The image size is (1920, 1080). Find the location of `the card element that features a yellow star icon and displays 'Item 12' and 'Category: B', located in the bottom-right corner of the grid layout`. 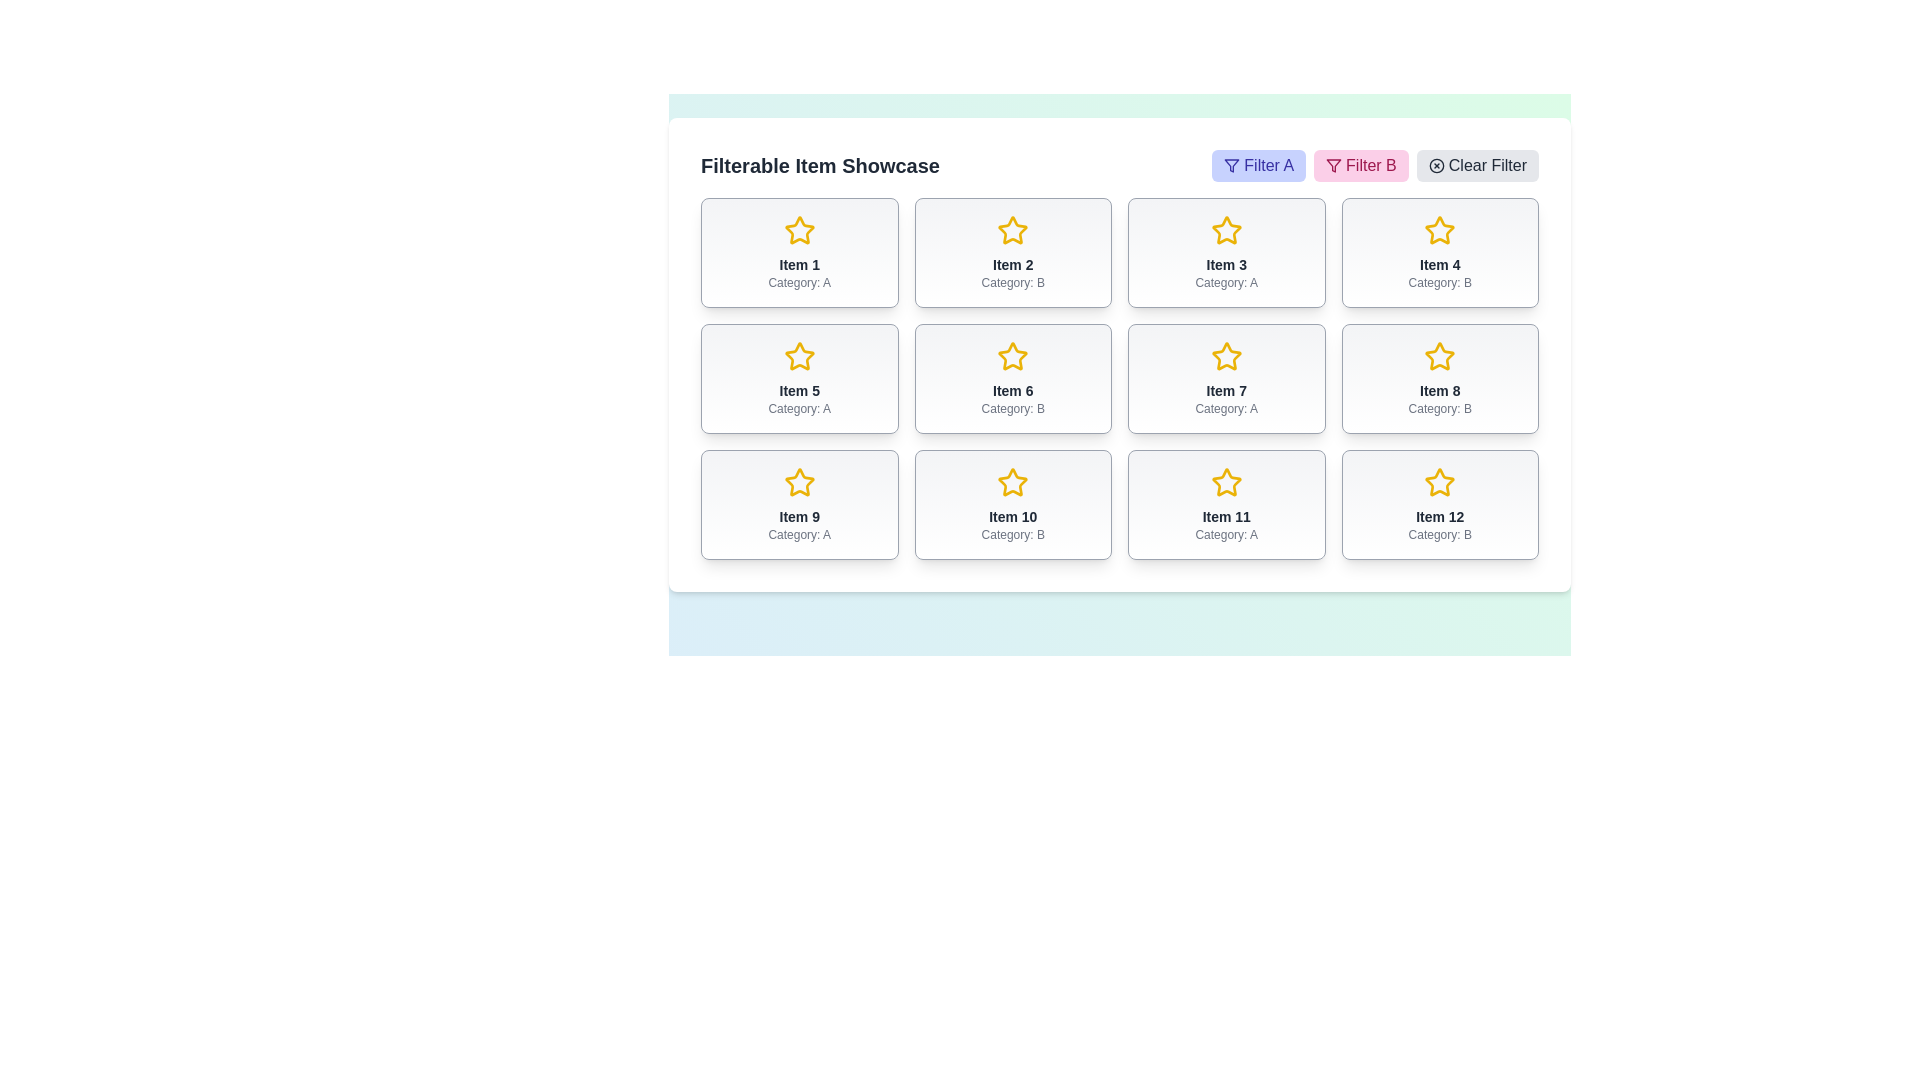

the card element that features a yellow star icon and displays 'Item 12' and 'Category: B', located in the bottom-right corner of the grid layout is located at coordinates (1440, 504).